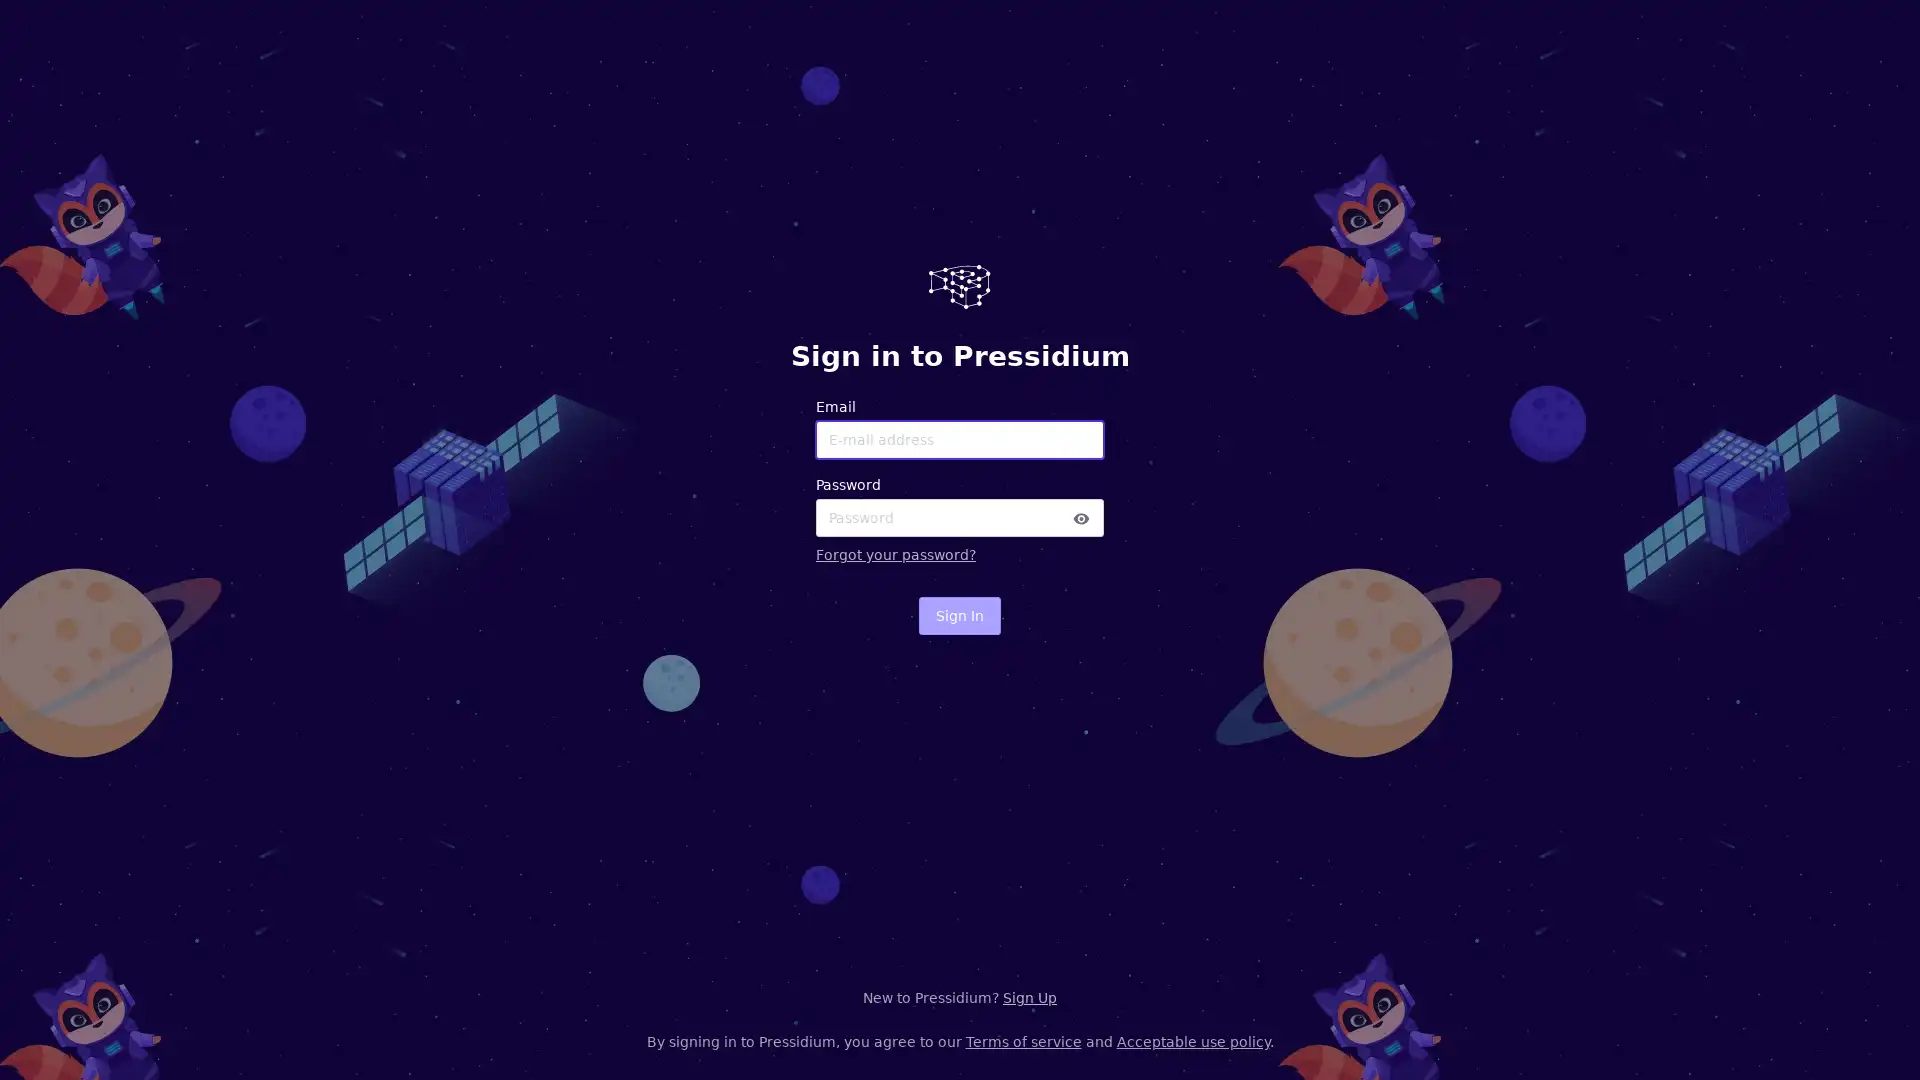 This screenshot has width=1920, height=1080. Describe the element at coordinates (960, 615) in the screenshot. I see `Sign In` at that location.